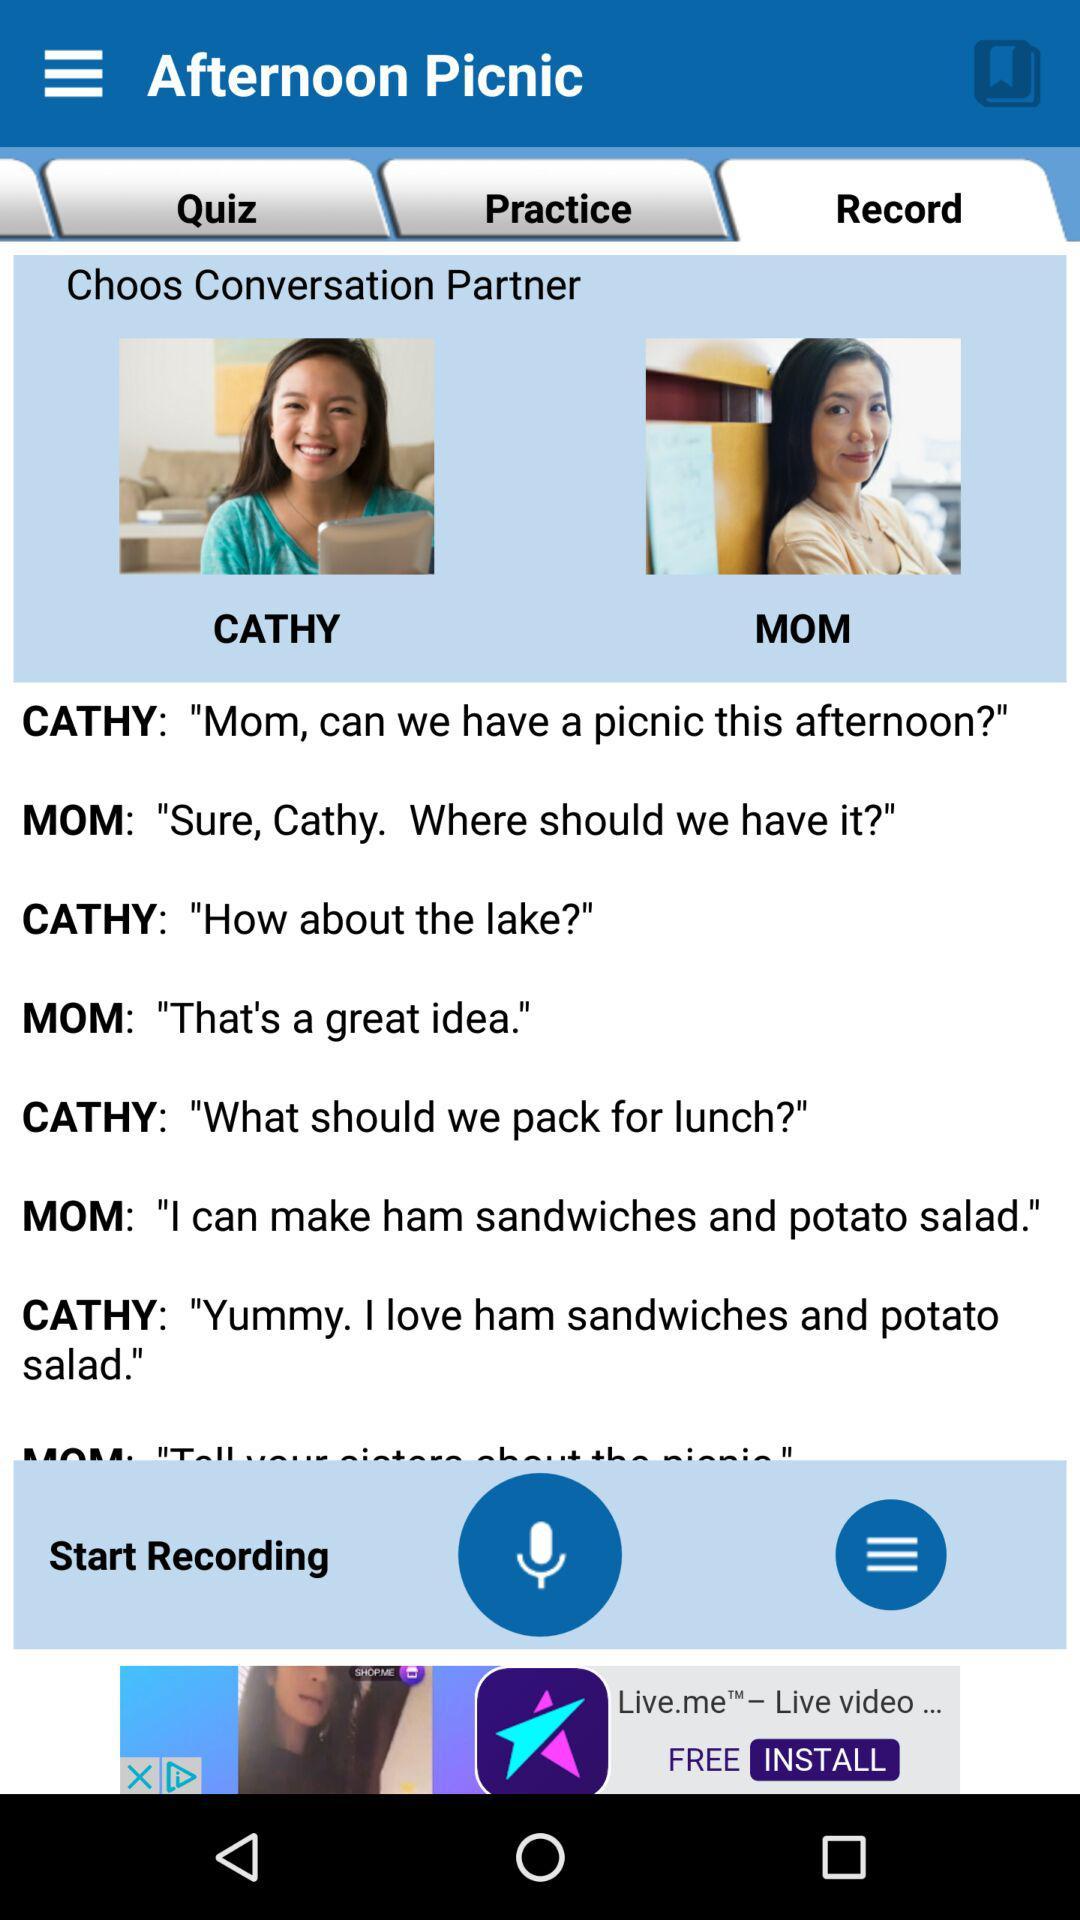 The width and height of the screenshot is (1080, 1920). What do you see at coordinates (890, 1553) in the screenshot?
I see `more option` at bounding box center [890, 1553].